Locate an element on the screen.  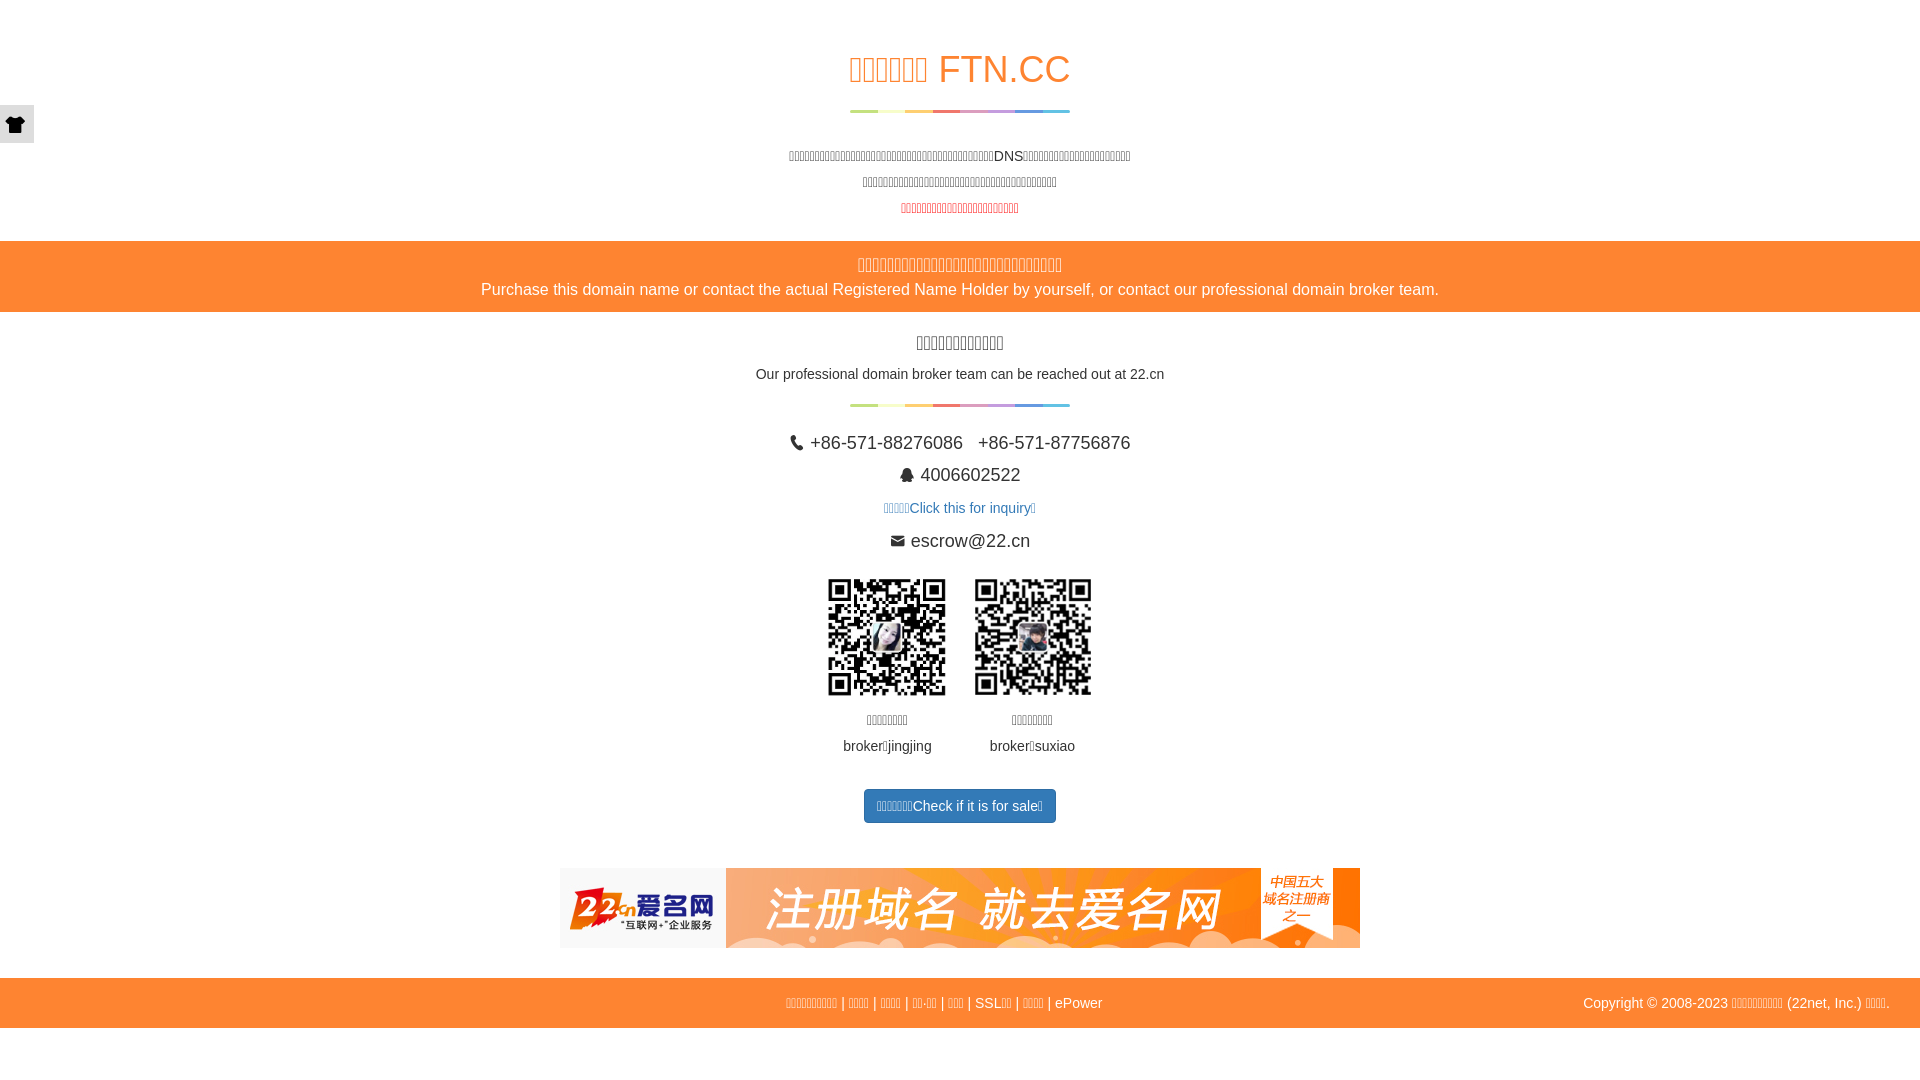
'ePower' is located at coordinates (1077, 1002).